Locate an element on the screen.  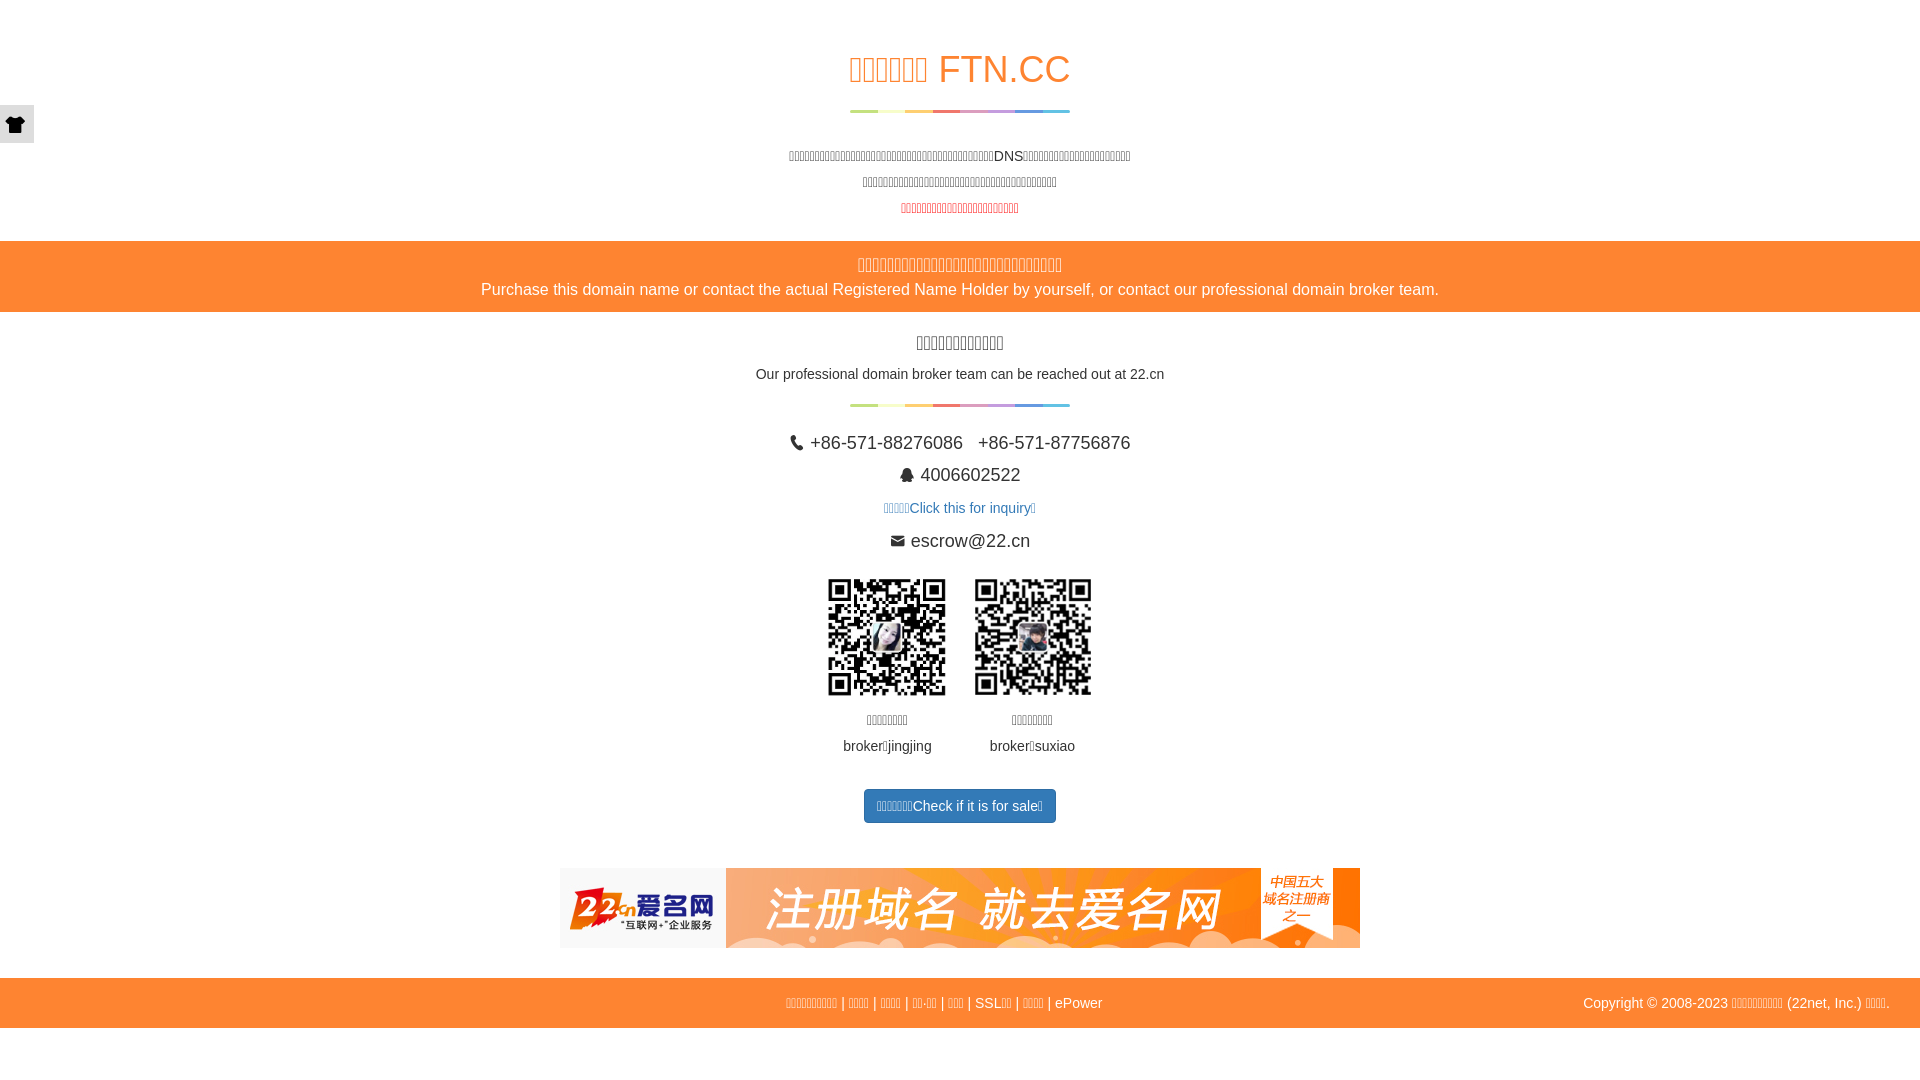
'ePower' is located at coordinates (1077, 1002).